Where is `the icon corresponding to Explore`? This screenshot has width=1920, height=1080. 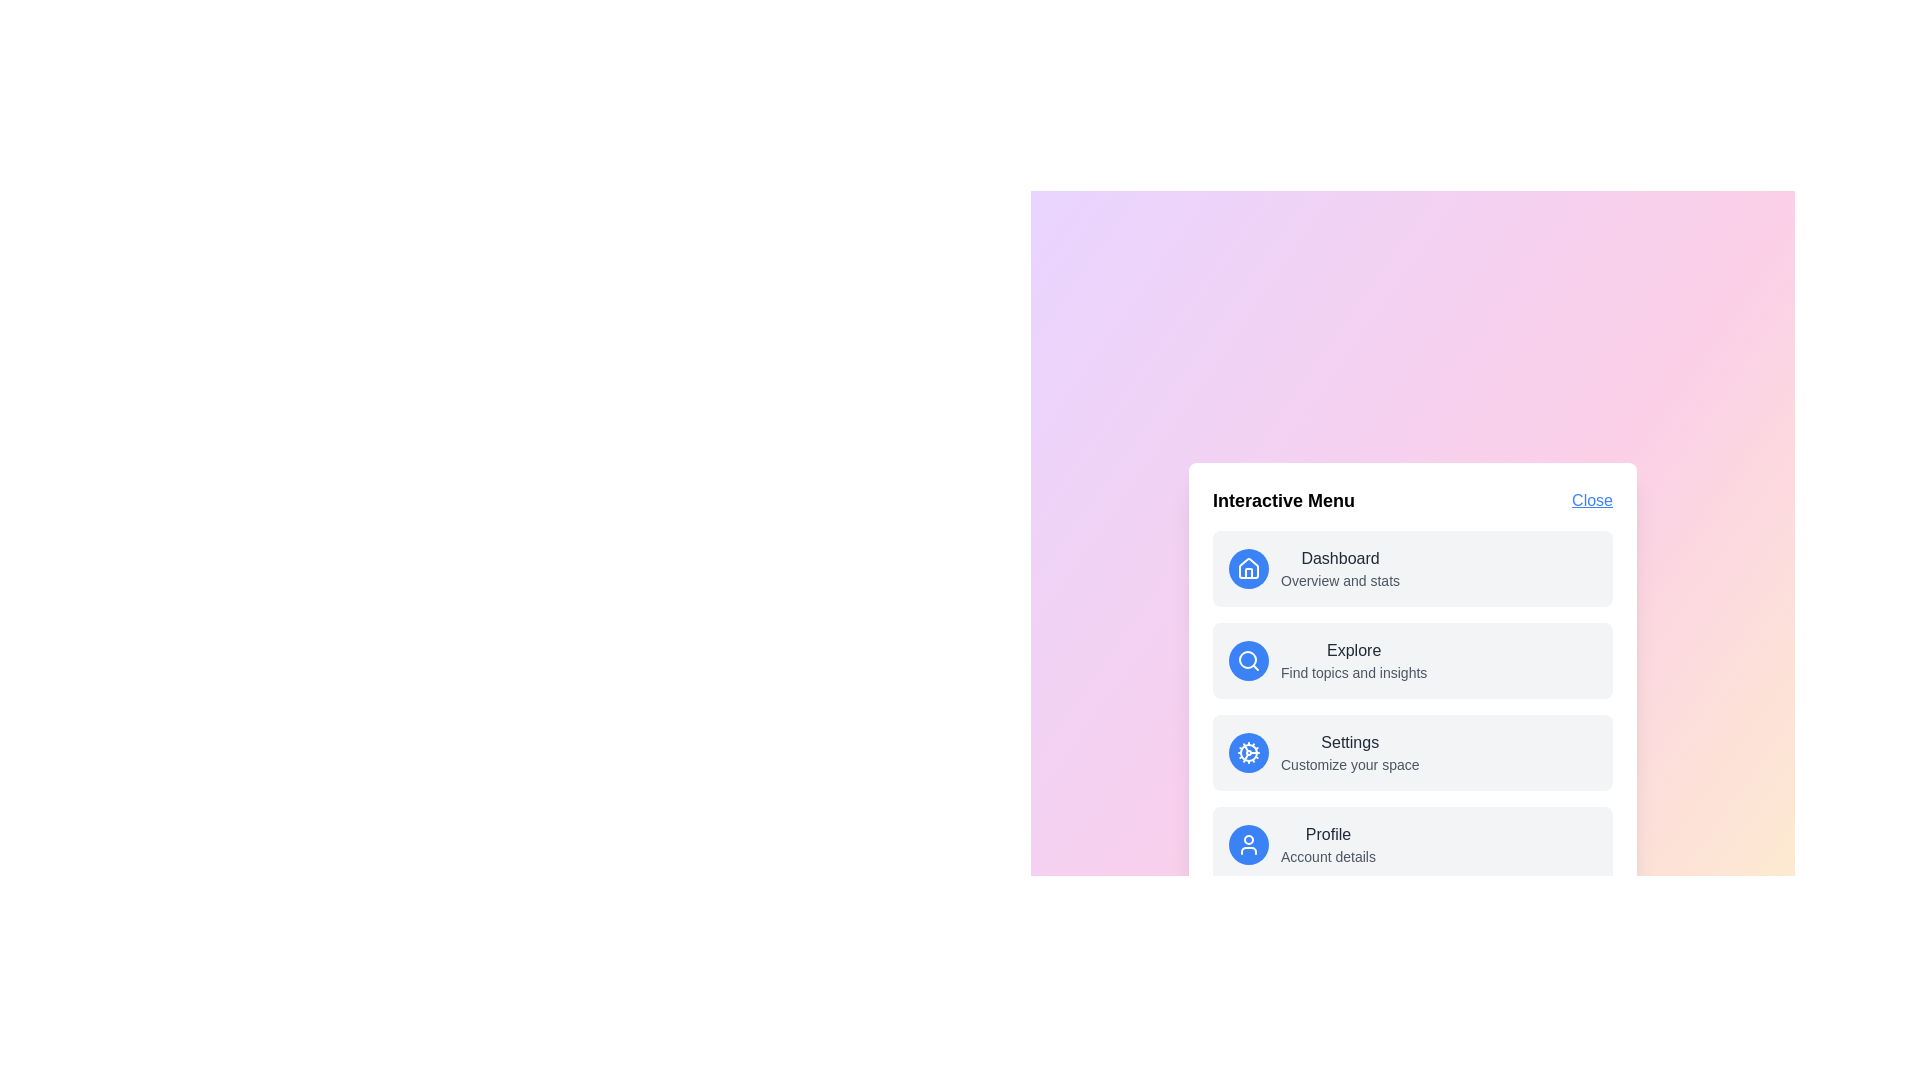 the icon corresponding to Explore is located at coordinates (1247, 660).